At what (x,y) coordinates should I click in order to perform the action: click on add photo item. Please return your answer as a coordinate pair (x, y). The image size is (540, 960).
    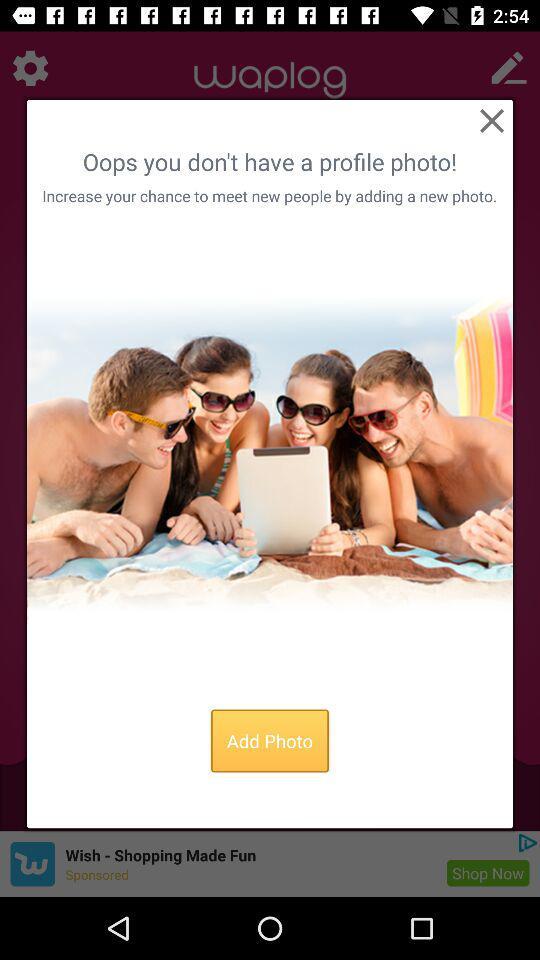
    Looking at the image, I should click on (270, 740).